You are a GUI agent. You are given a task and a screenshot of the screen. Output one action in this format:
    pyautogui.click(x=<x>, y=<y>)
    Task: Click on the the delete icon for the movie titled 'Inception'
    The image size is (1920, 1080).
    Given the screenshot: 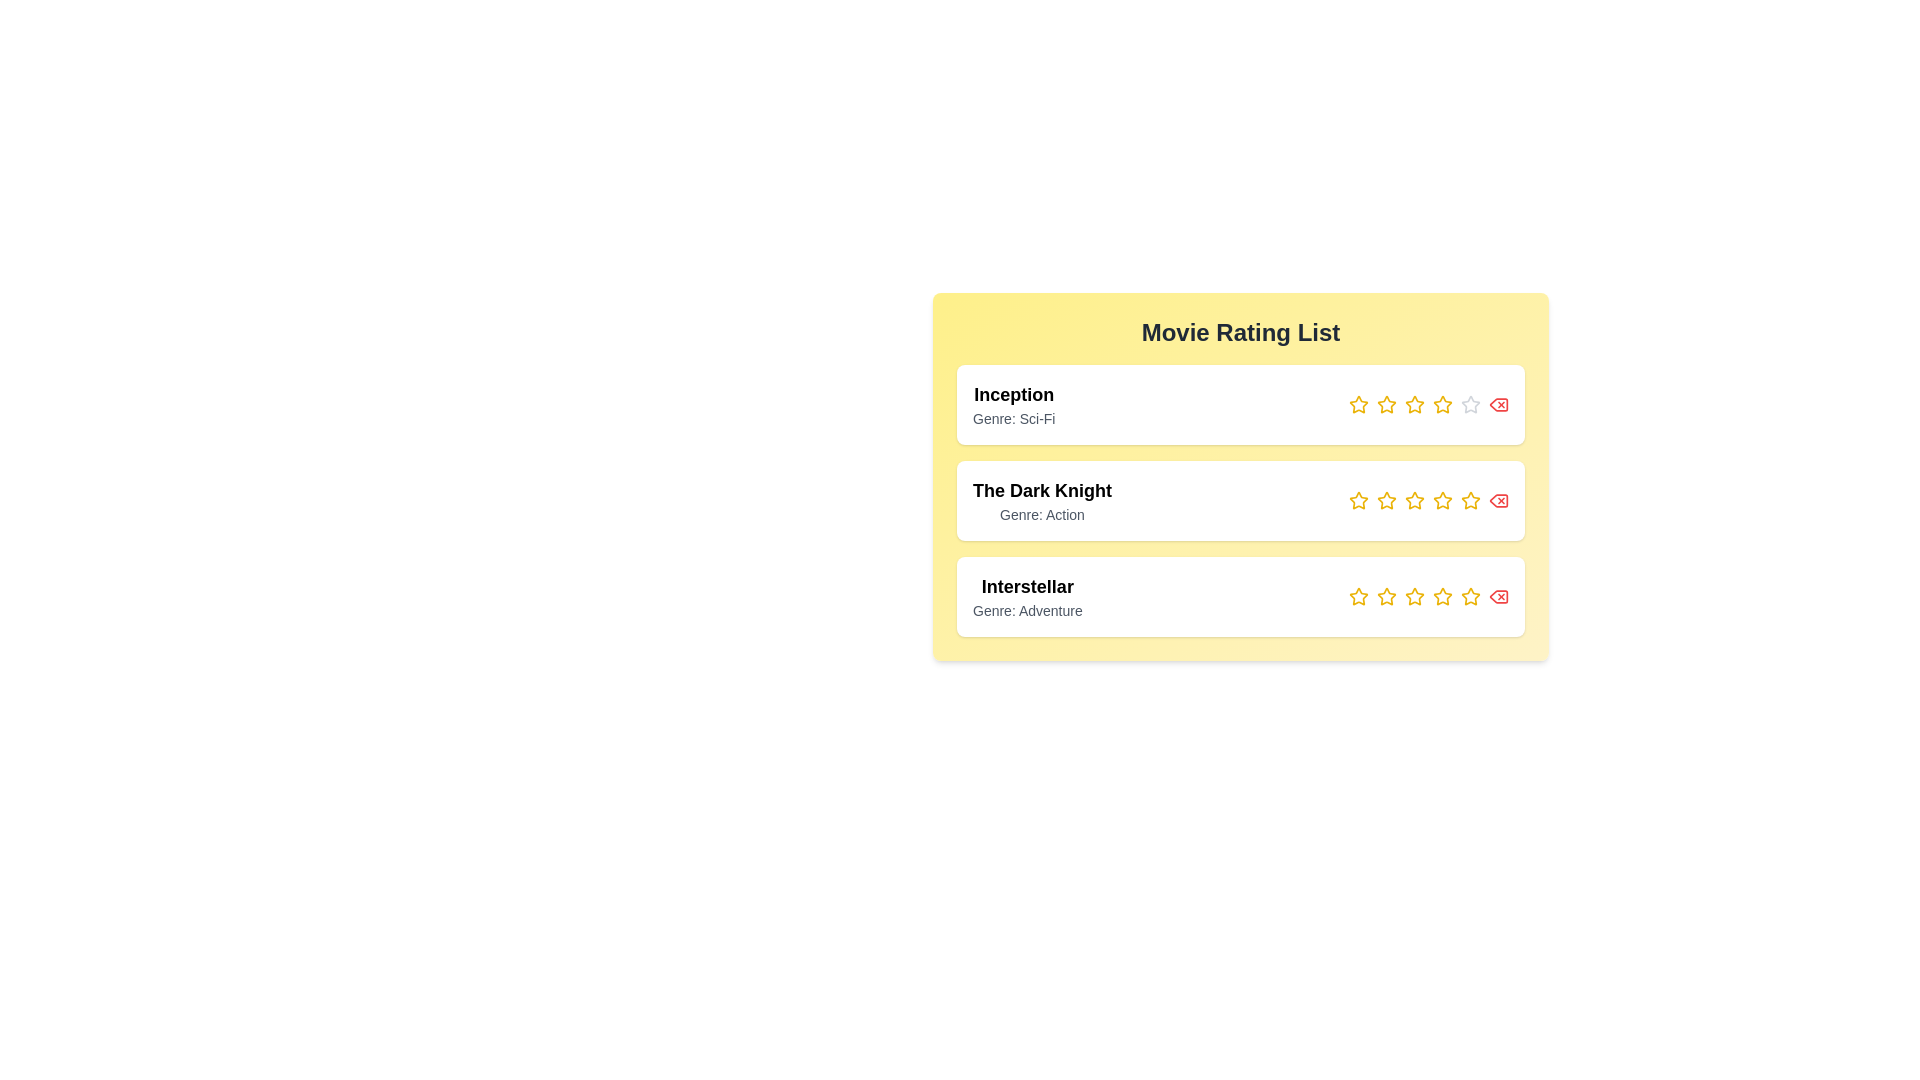 What is the action you would take?
    pyautogui.click(x=1498, y=405)
    